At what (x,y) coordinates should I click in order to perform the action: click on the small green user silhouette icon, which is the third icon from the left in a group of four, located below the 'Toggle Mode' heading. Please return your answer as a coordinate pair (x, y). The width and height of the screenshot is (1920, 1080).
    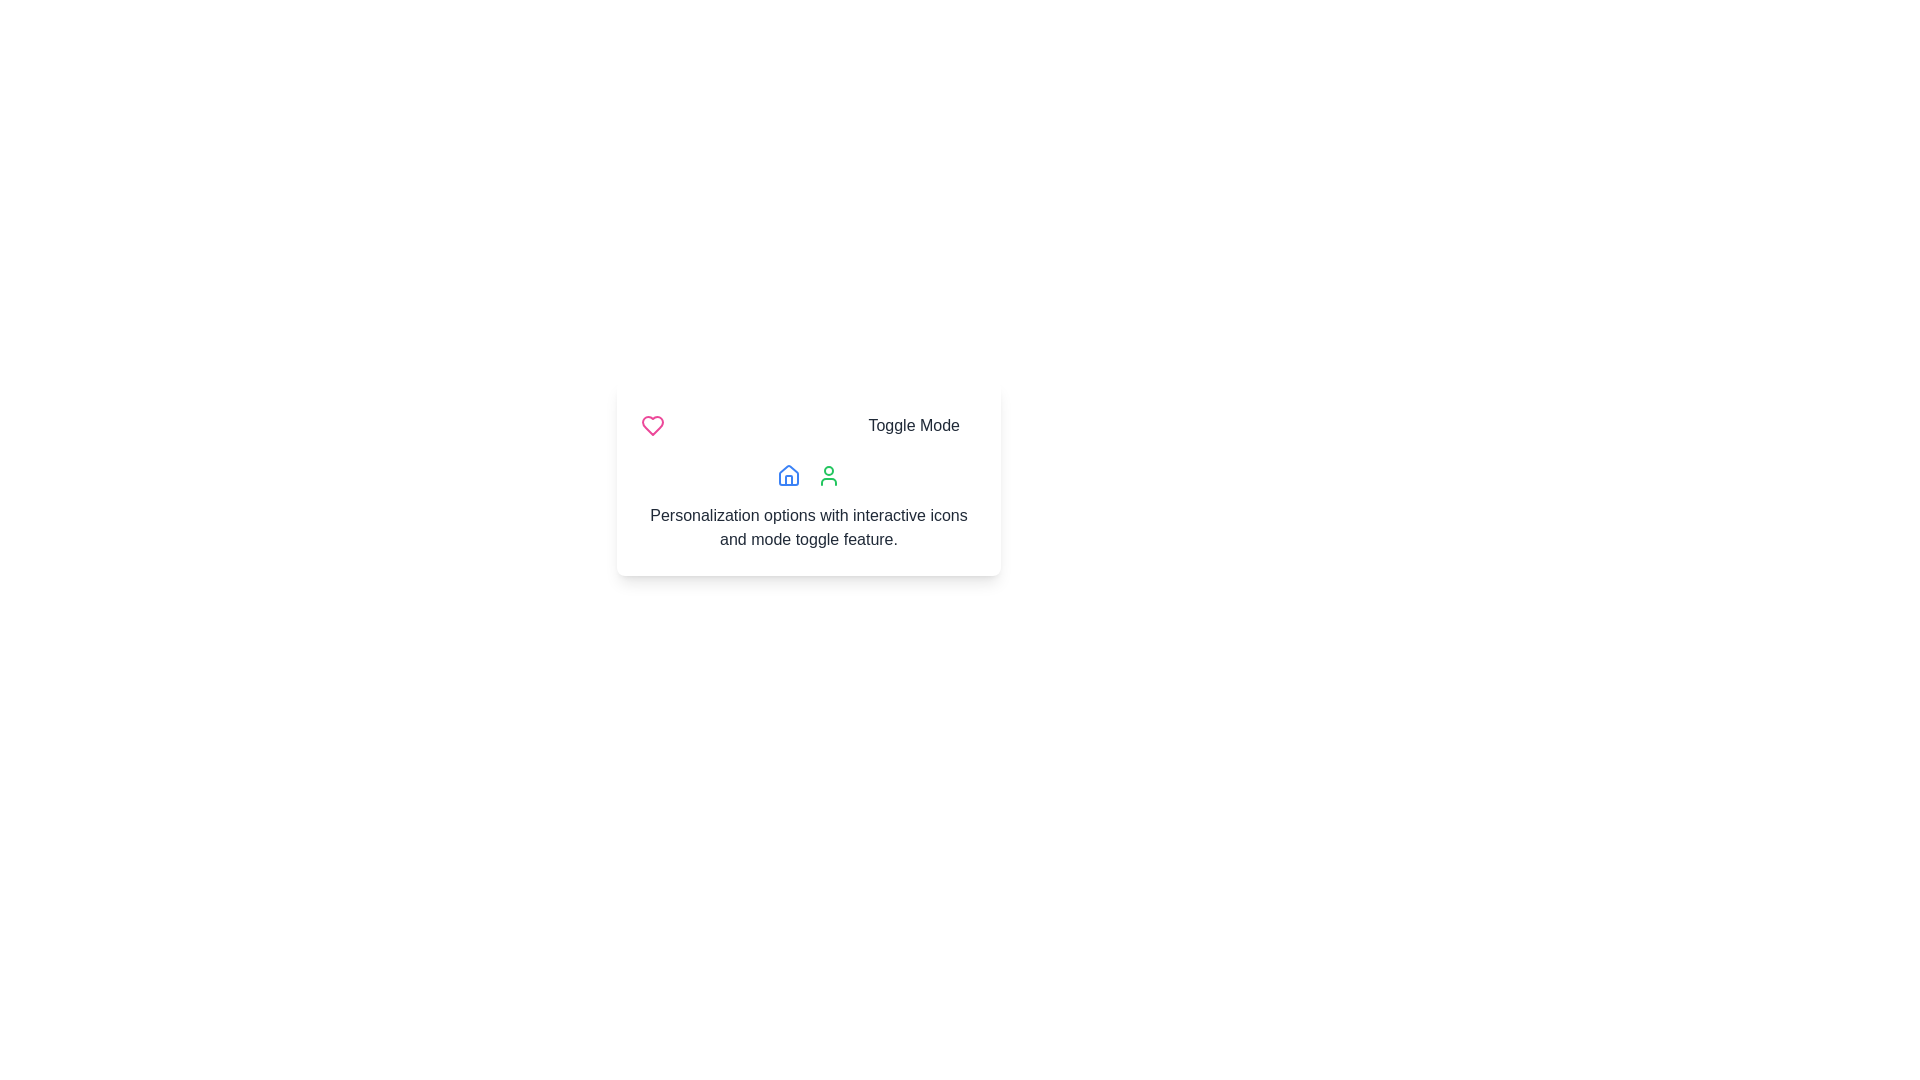
    Looking at the image, I should click on (829, 474).